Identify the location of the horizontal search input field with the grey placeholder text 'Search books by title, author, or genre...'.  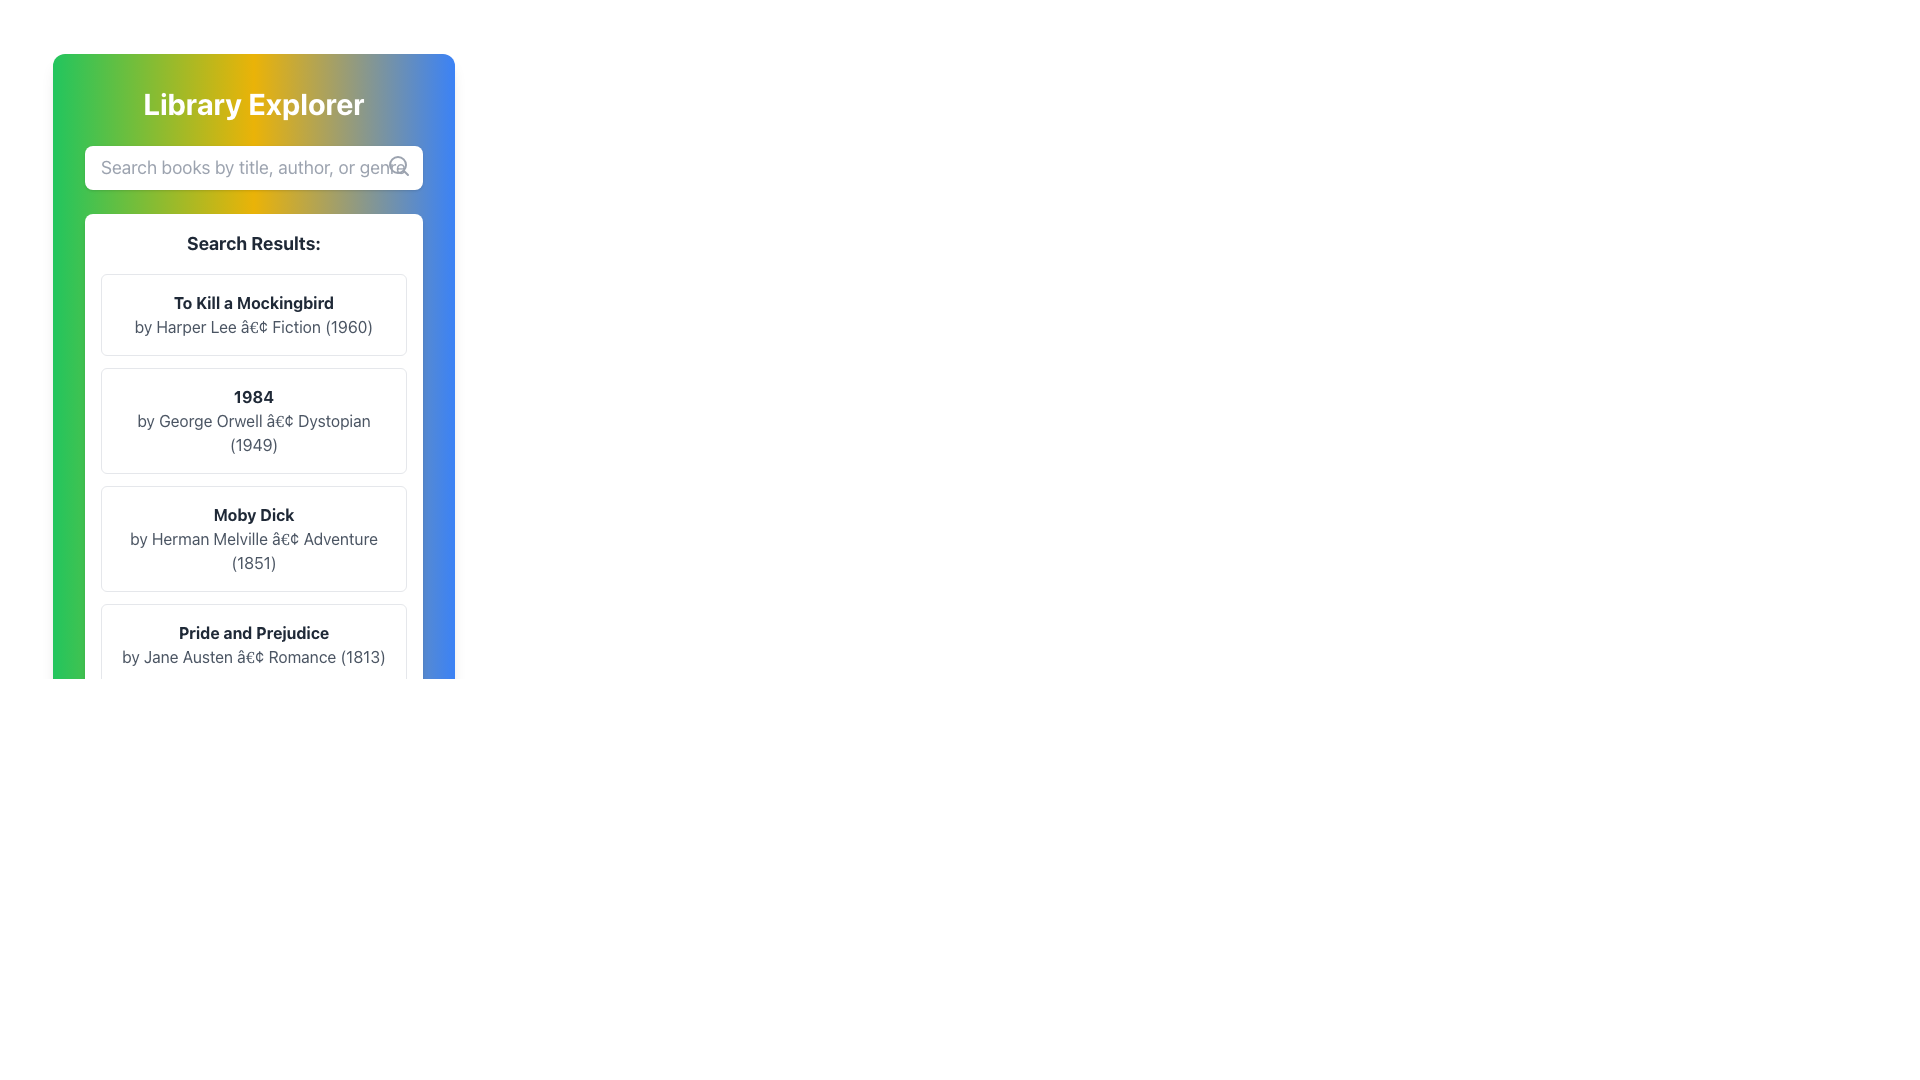
(253, 167).